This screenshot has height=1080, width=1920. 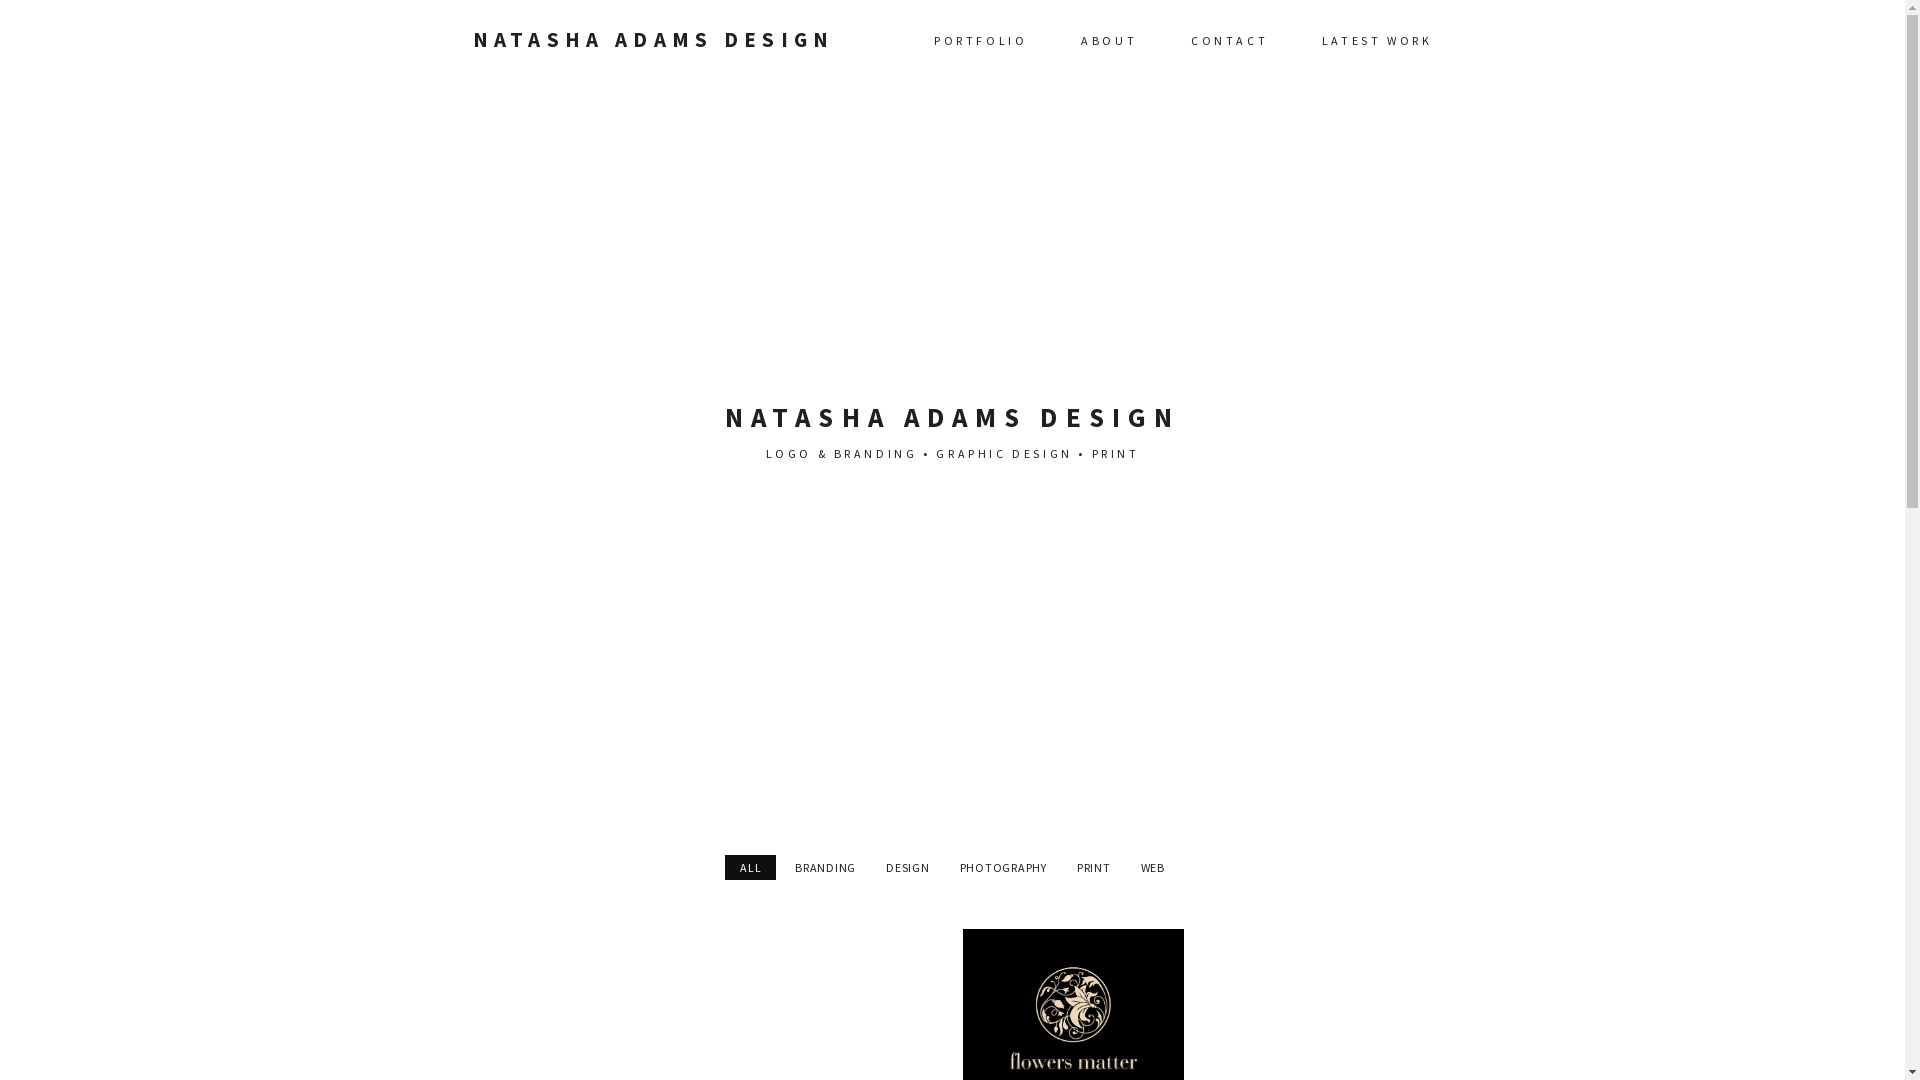 I want to click on 'DESIGN', so click(x=906, y=866).